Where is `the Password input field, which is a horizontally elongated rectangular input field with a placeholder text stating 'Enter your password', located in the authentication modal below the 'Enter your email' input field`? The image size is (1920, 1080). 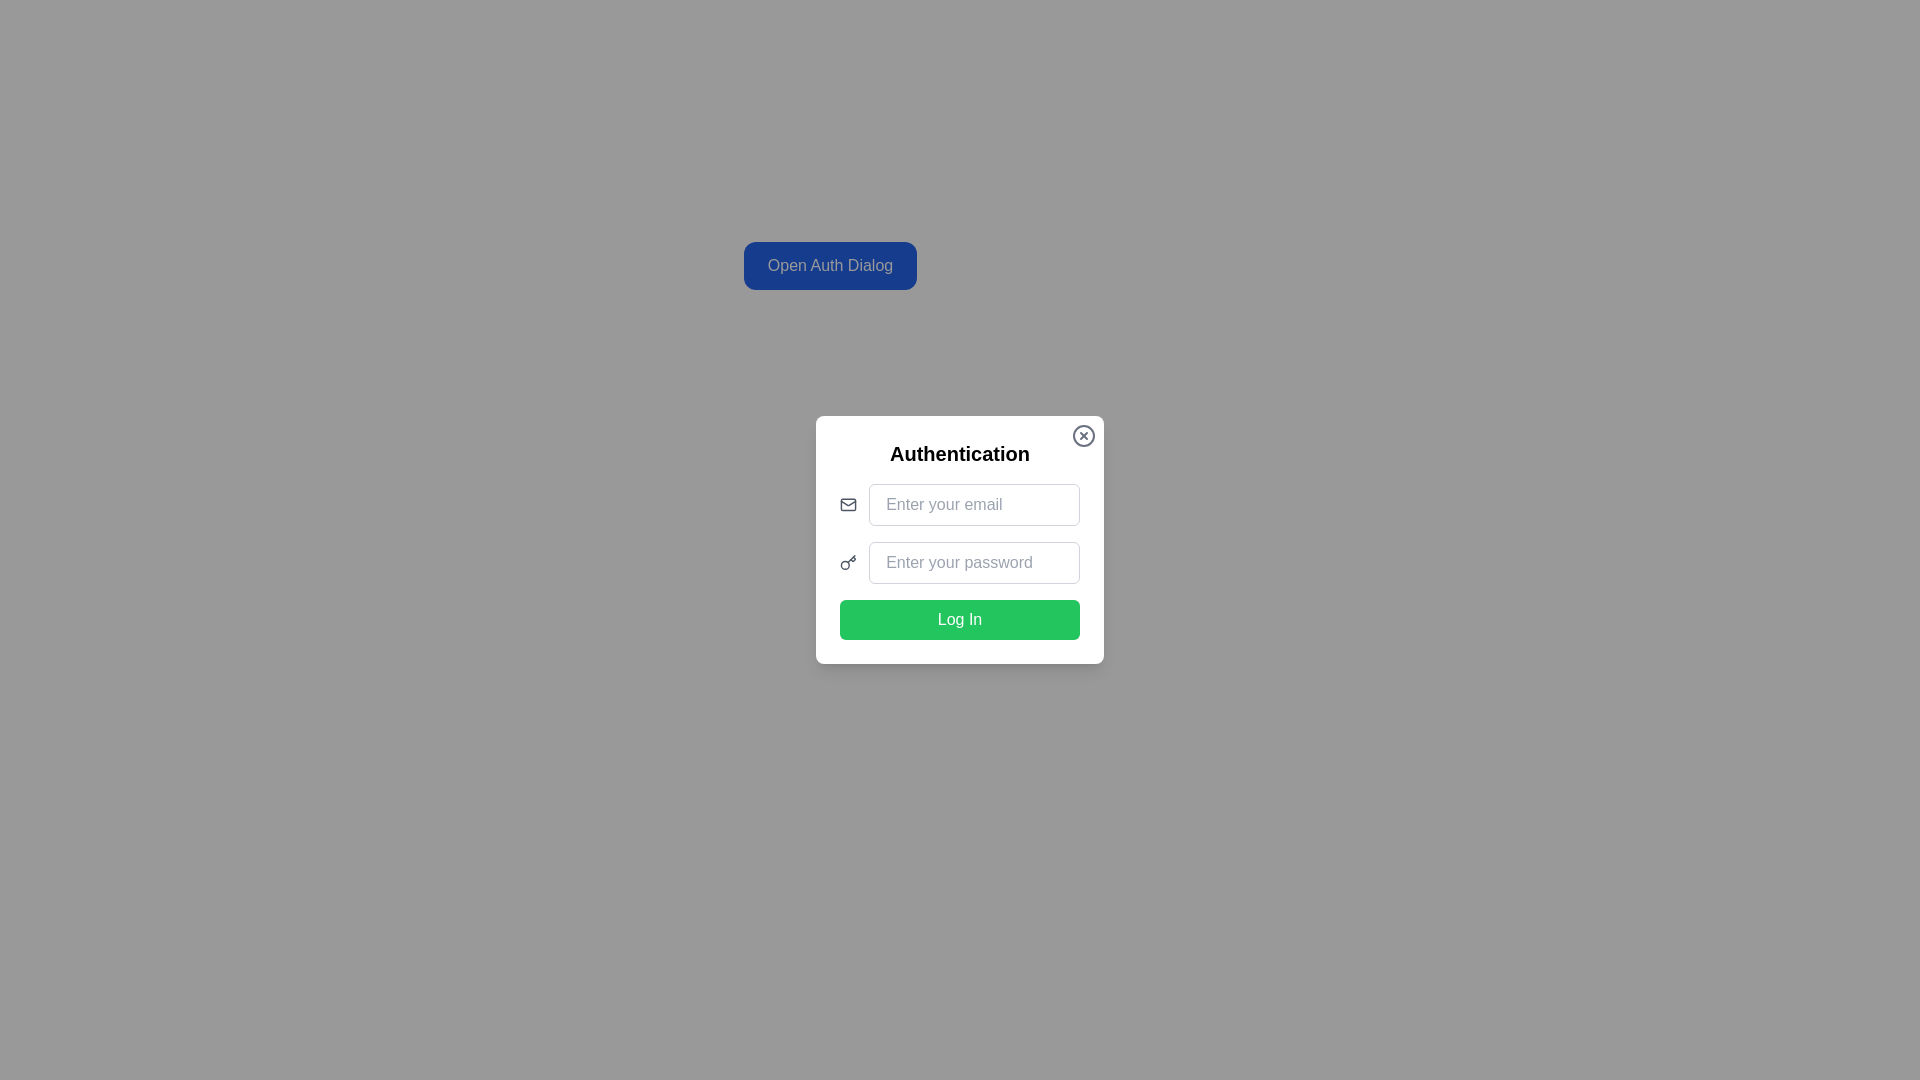
the Password input field, which is a horizontally elongated rectangular input field with a placeholder text stating 'Enter your password', located in the authentication modal below the 'Enter your email' input field is located at coordinates (974, 563).